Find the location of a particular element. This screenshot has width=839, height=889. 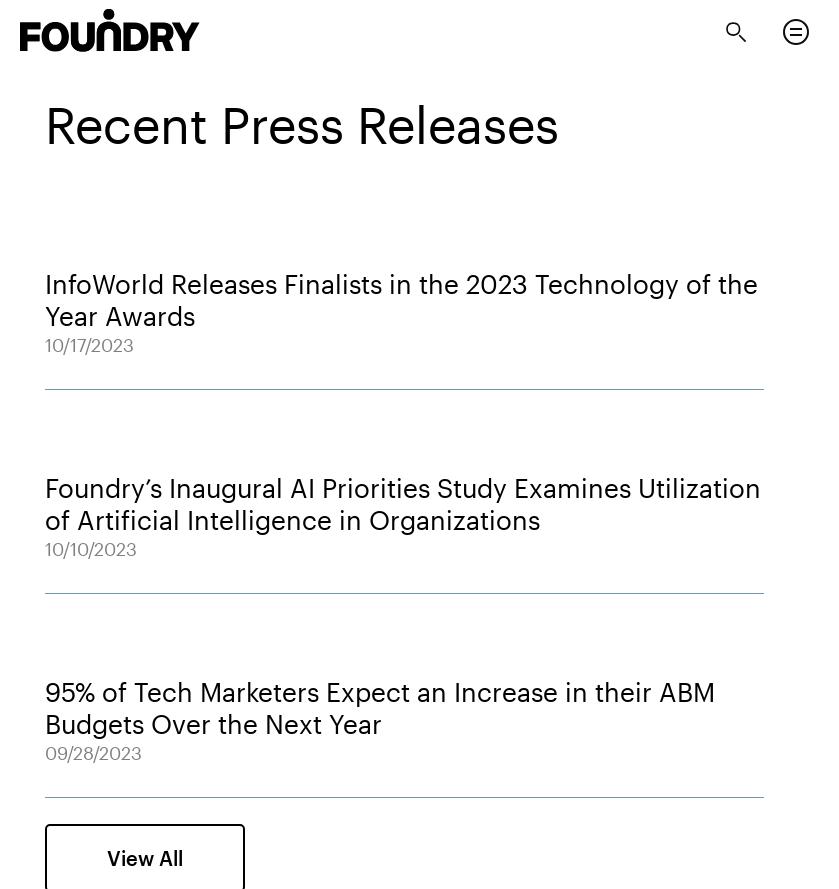

'About' is located at coordinates (29, 83).